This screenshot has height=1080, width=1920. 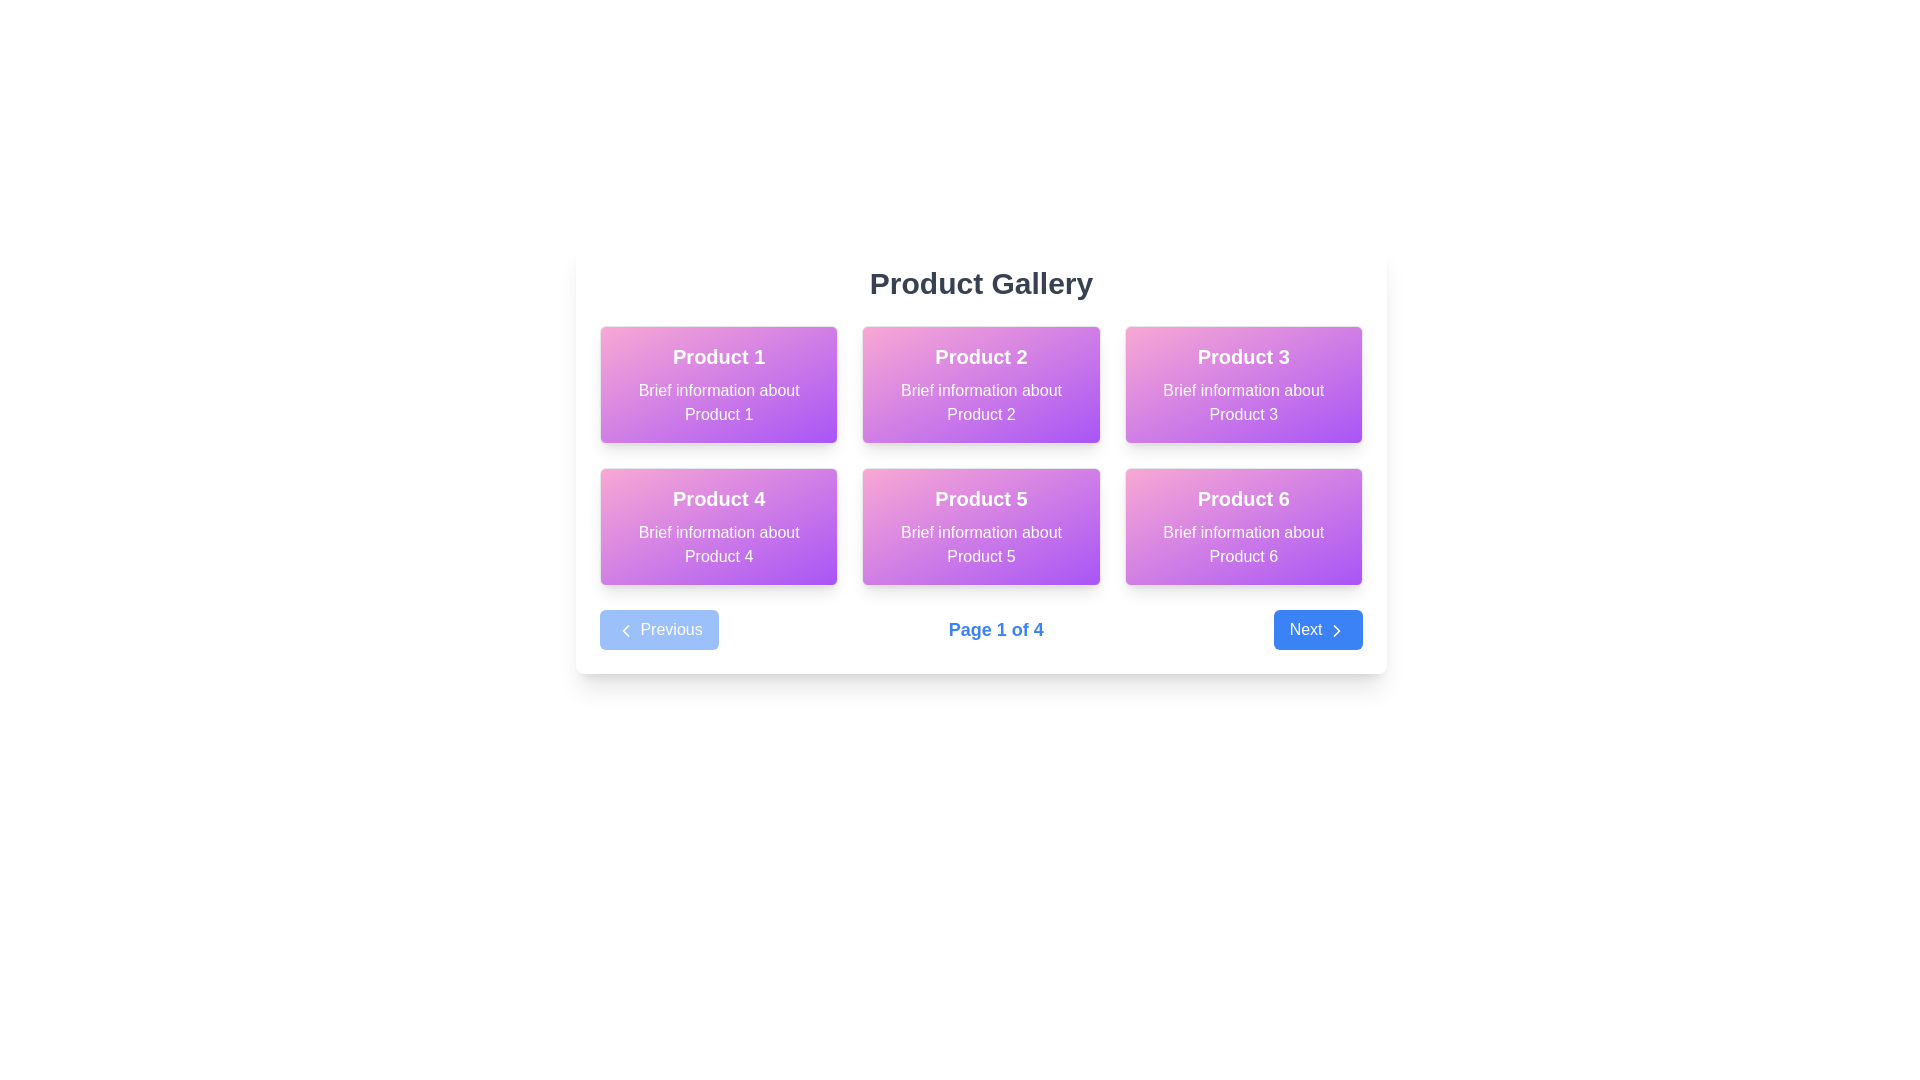 What do you see at coordinates (981, 544) in the screenshot?
I see `text label displaying 'Brief information about Product 5', which is styled in white font on a gradient background and located below the title 'Product 5'` at bounding box center [981, 544].